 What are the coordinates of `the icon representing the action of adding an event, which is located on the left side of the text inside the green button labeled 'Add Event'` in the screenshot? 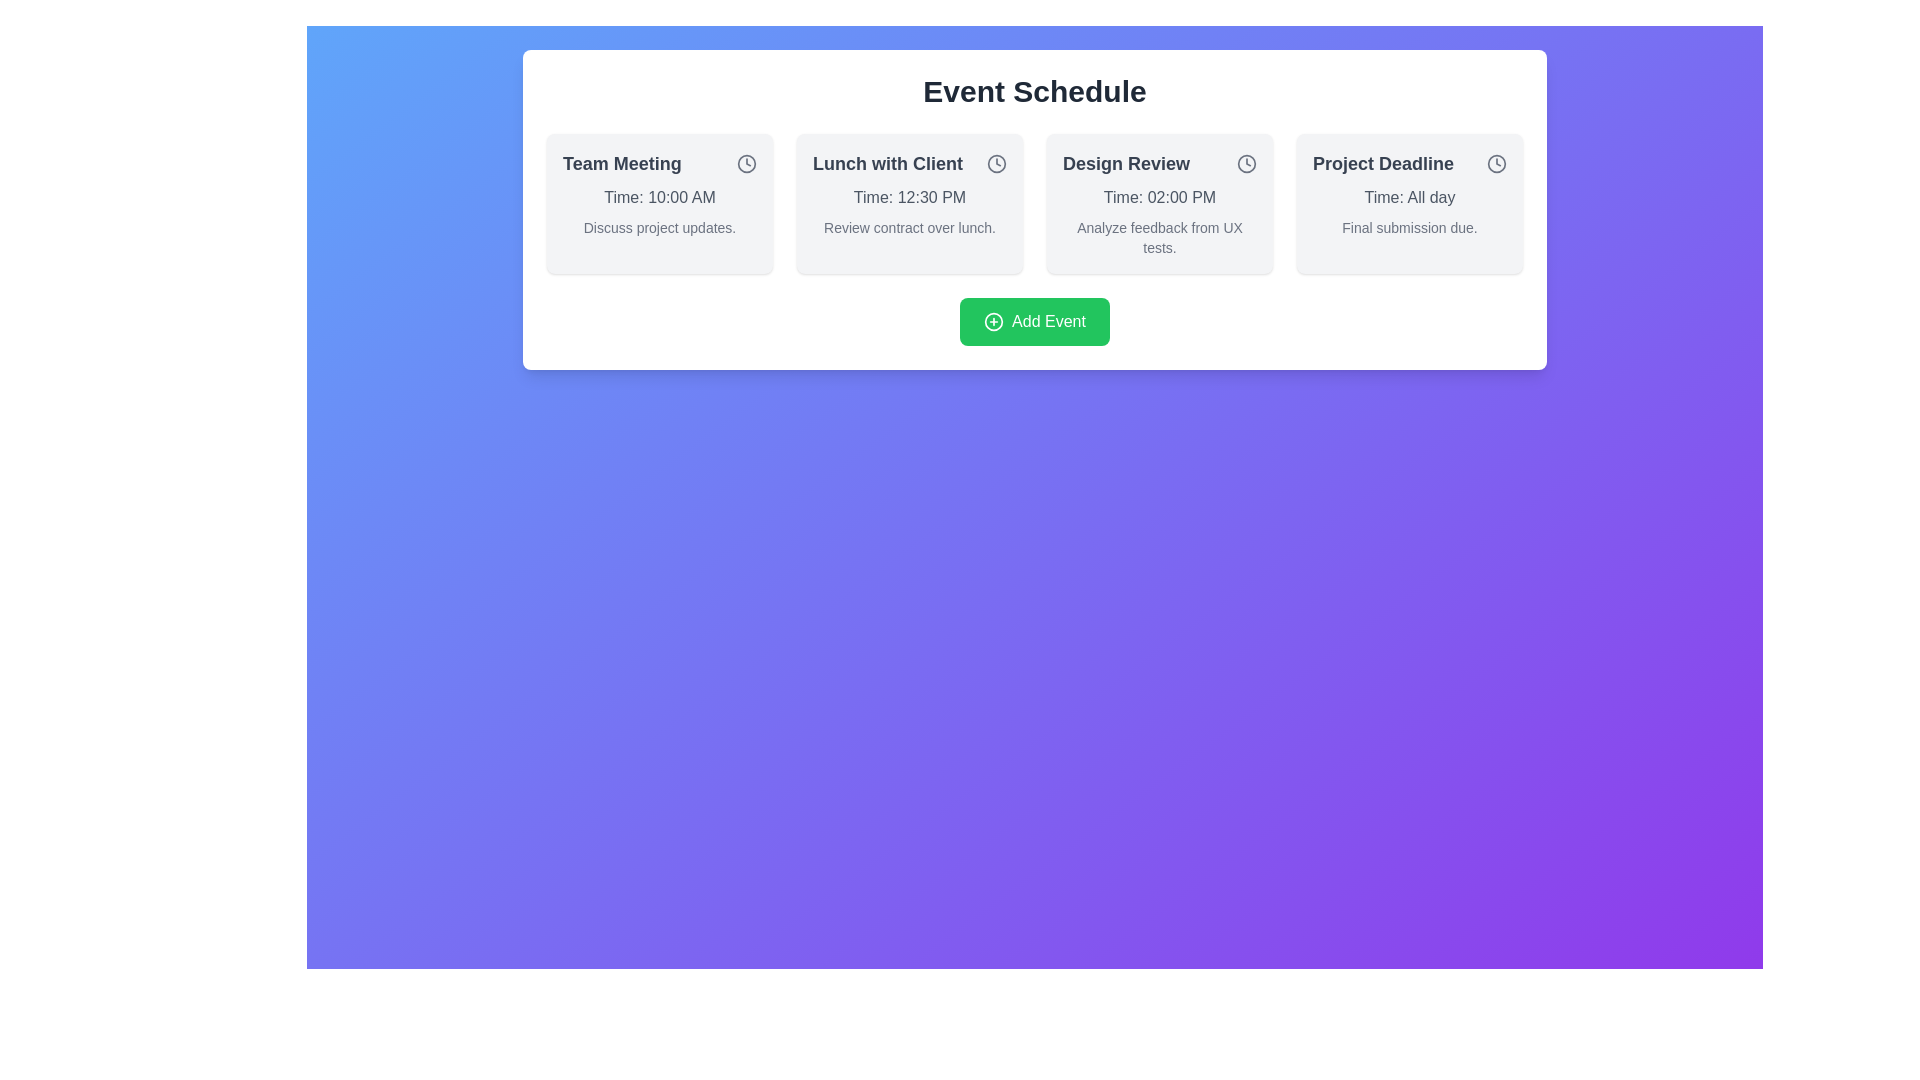 It's located at (994, 320).